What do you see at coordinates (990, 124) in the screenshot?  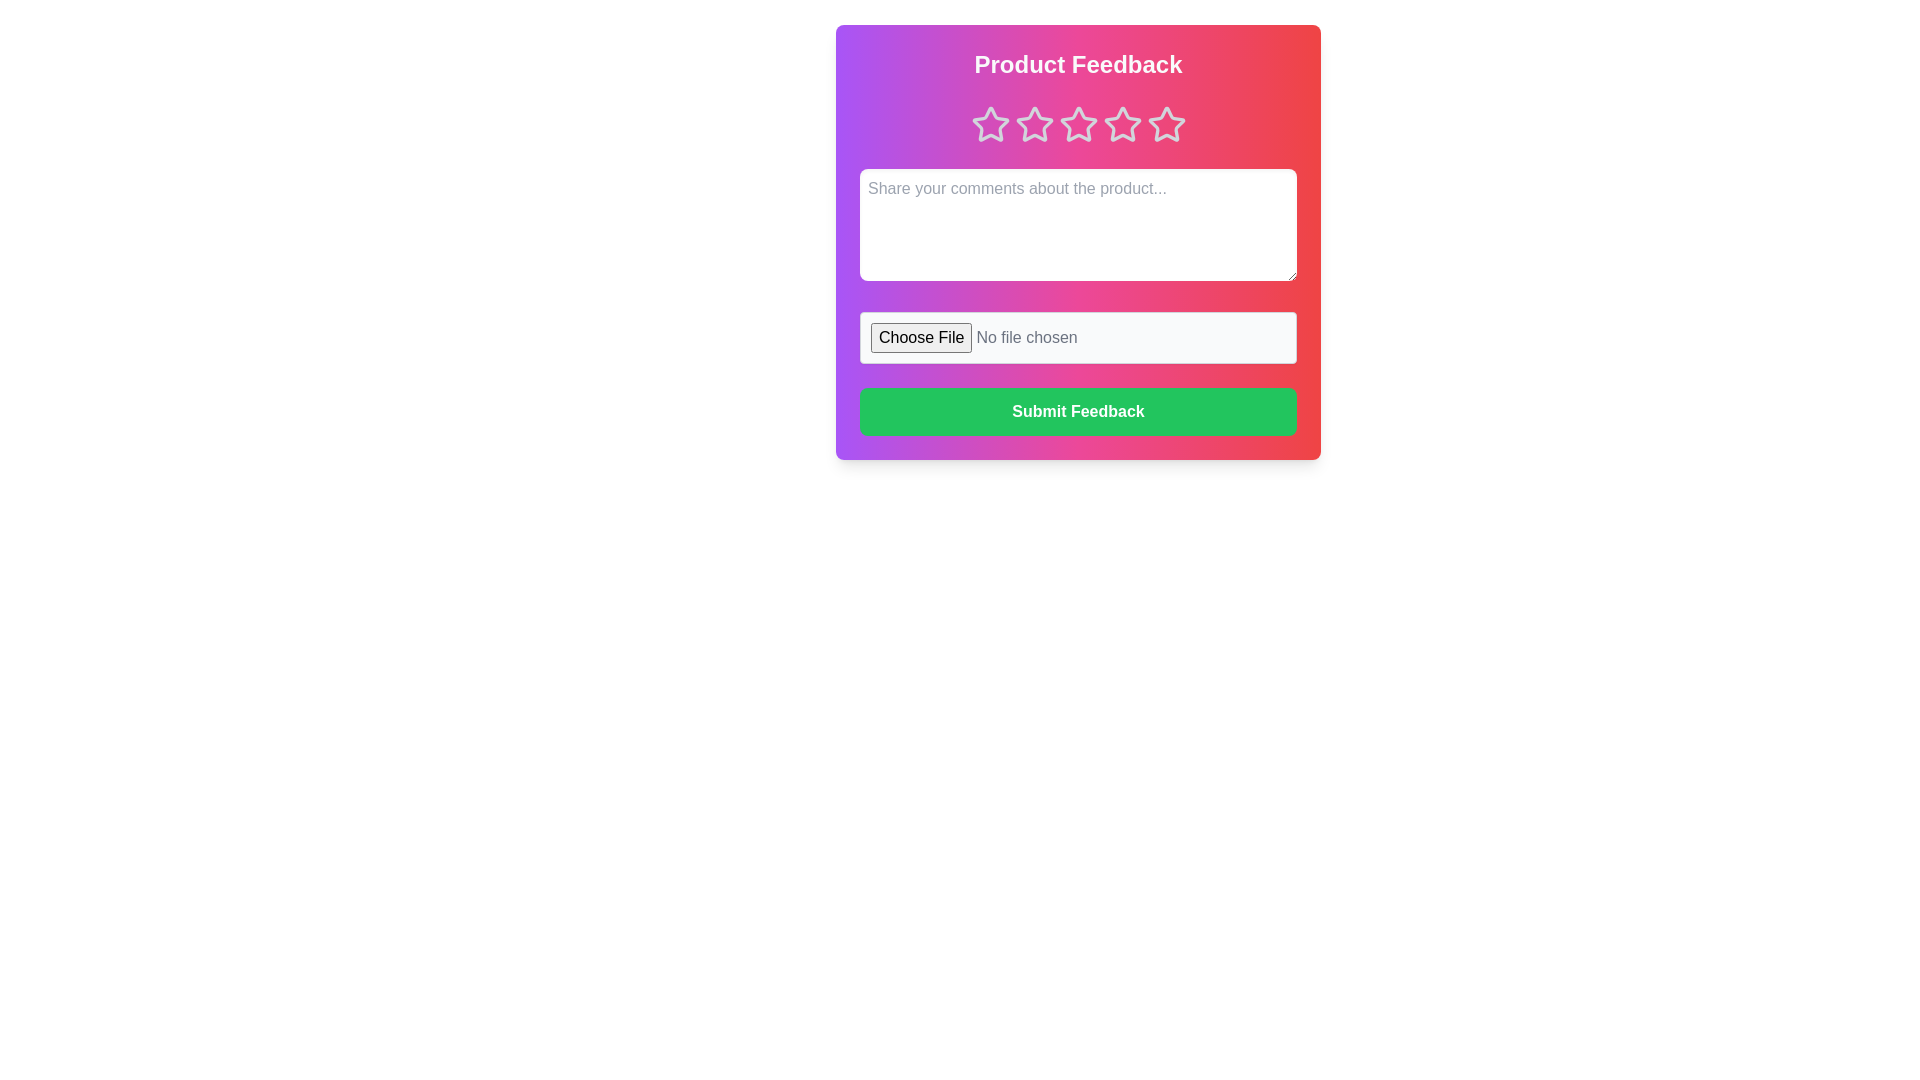 I see `the first star-shaped rating icon in the row located at the top of the 'Product Feedback' form` at bounding box center [990, 124].